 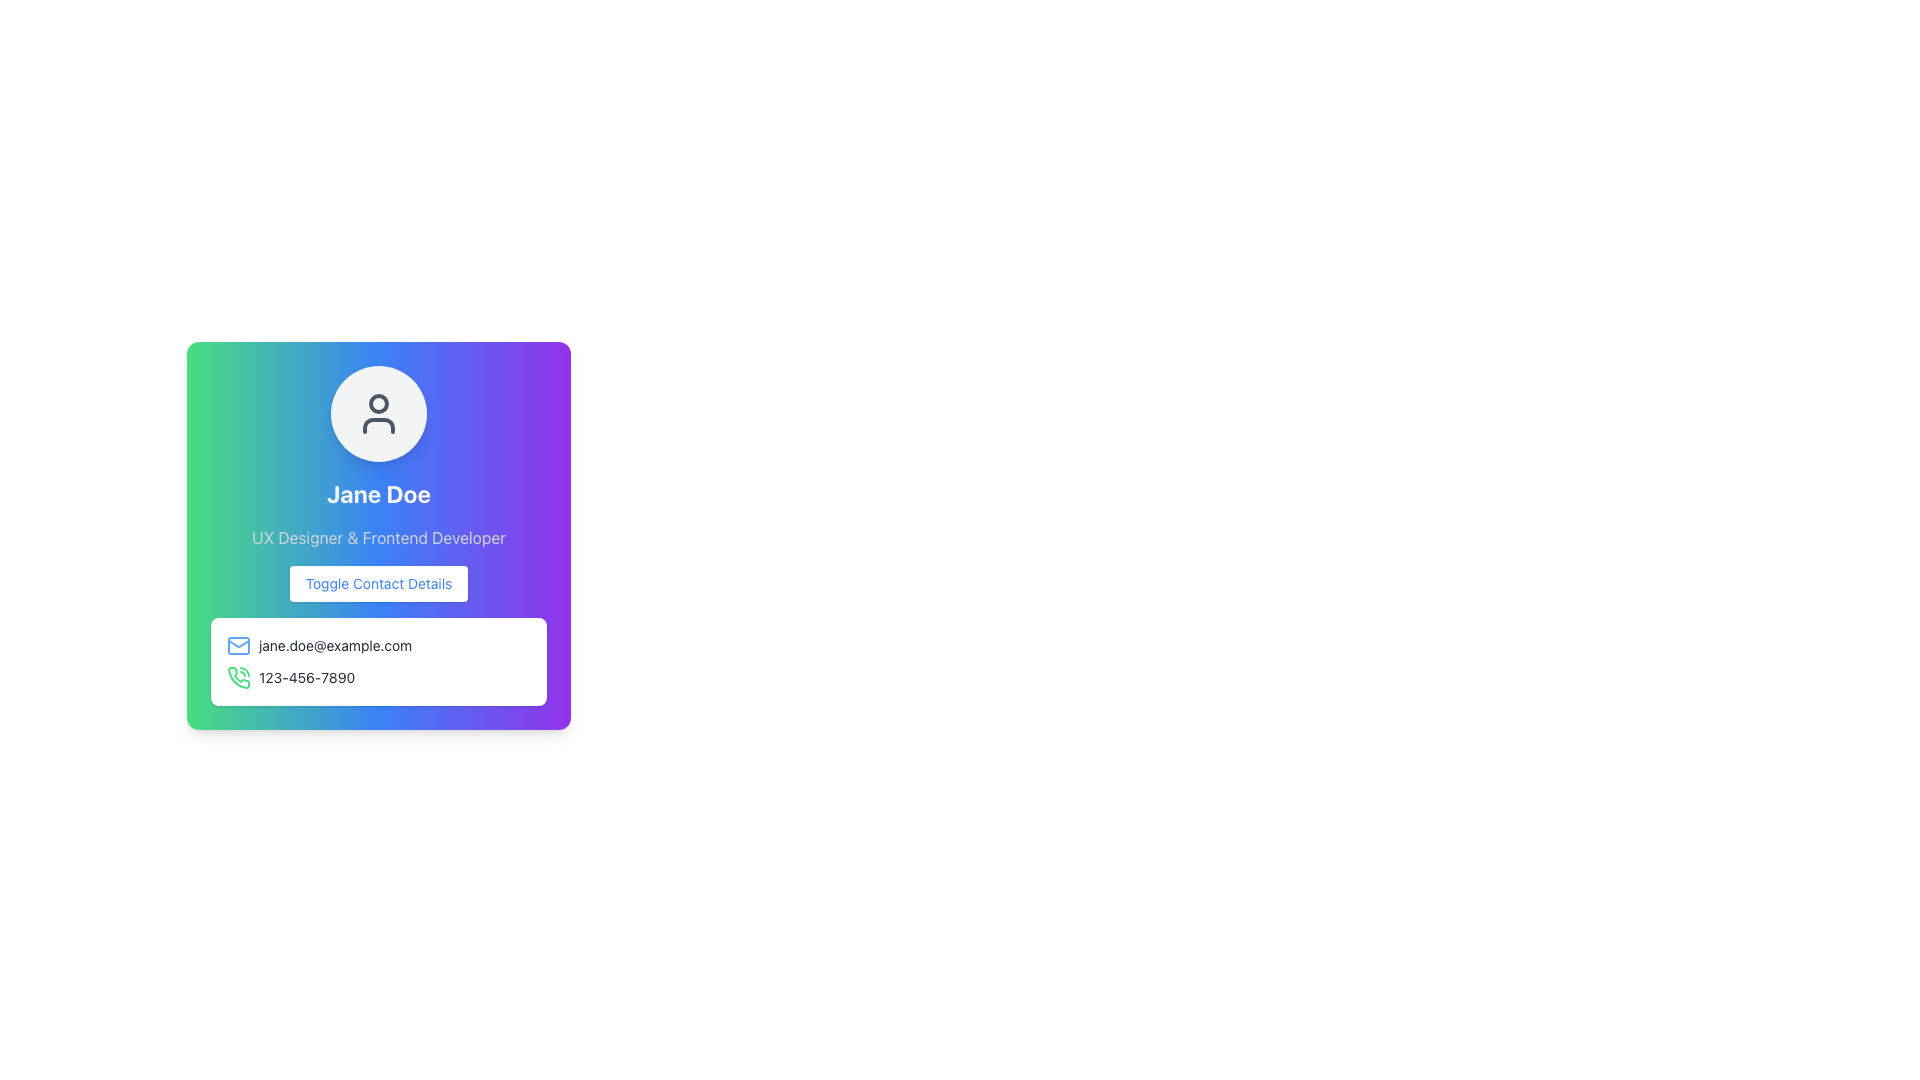 I want to click on the phone call icon located beside the phone number to initiate a phone call, so click(x=239, y=677).